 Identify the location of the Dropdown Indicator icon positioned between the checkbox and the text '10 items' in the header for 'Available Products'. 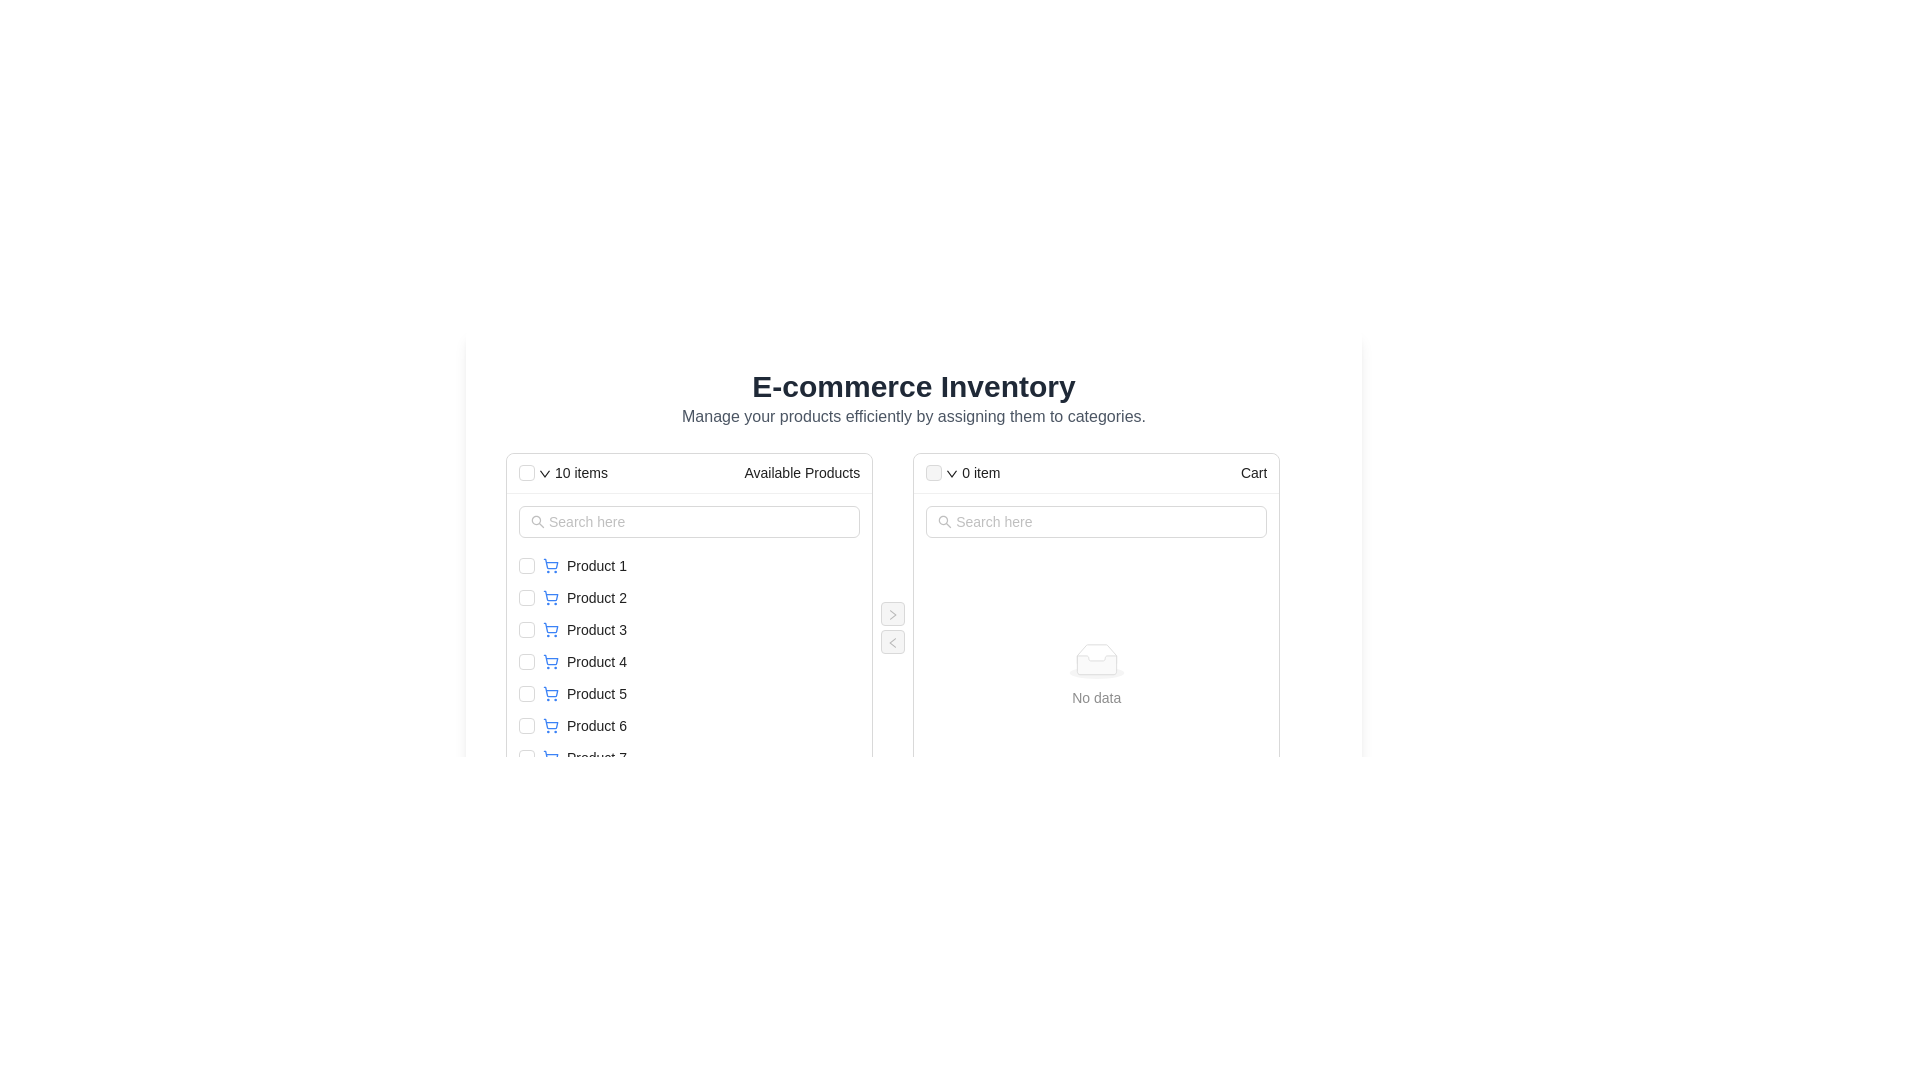
(545, 474).